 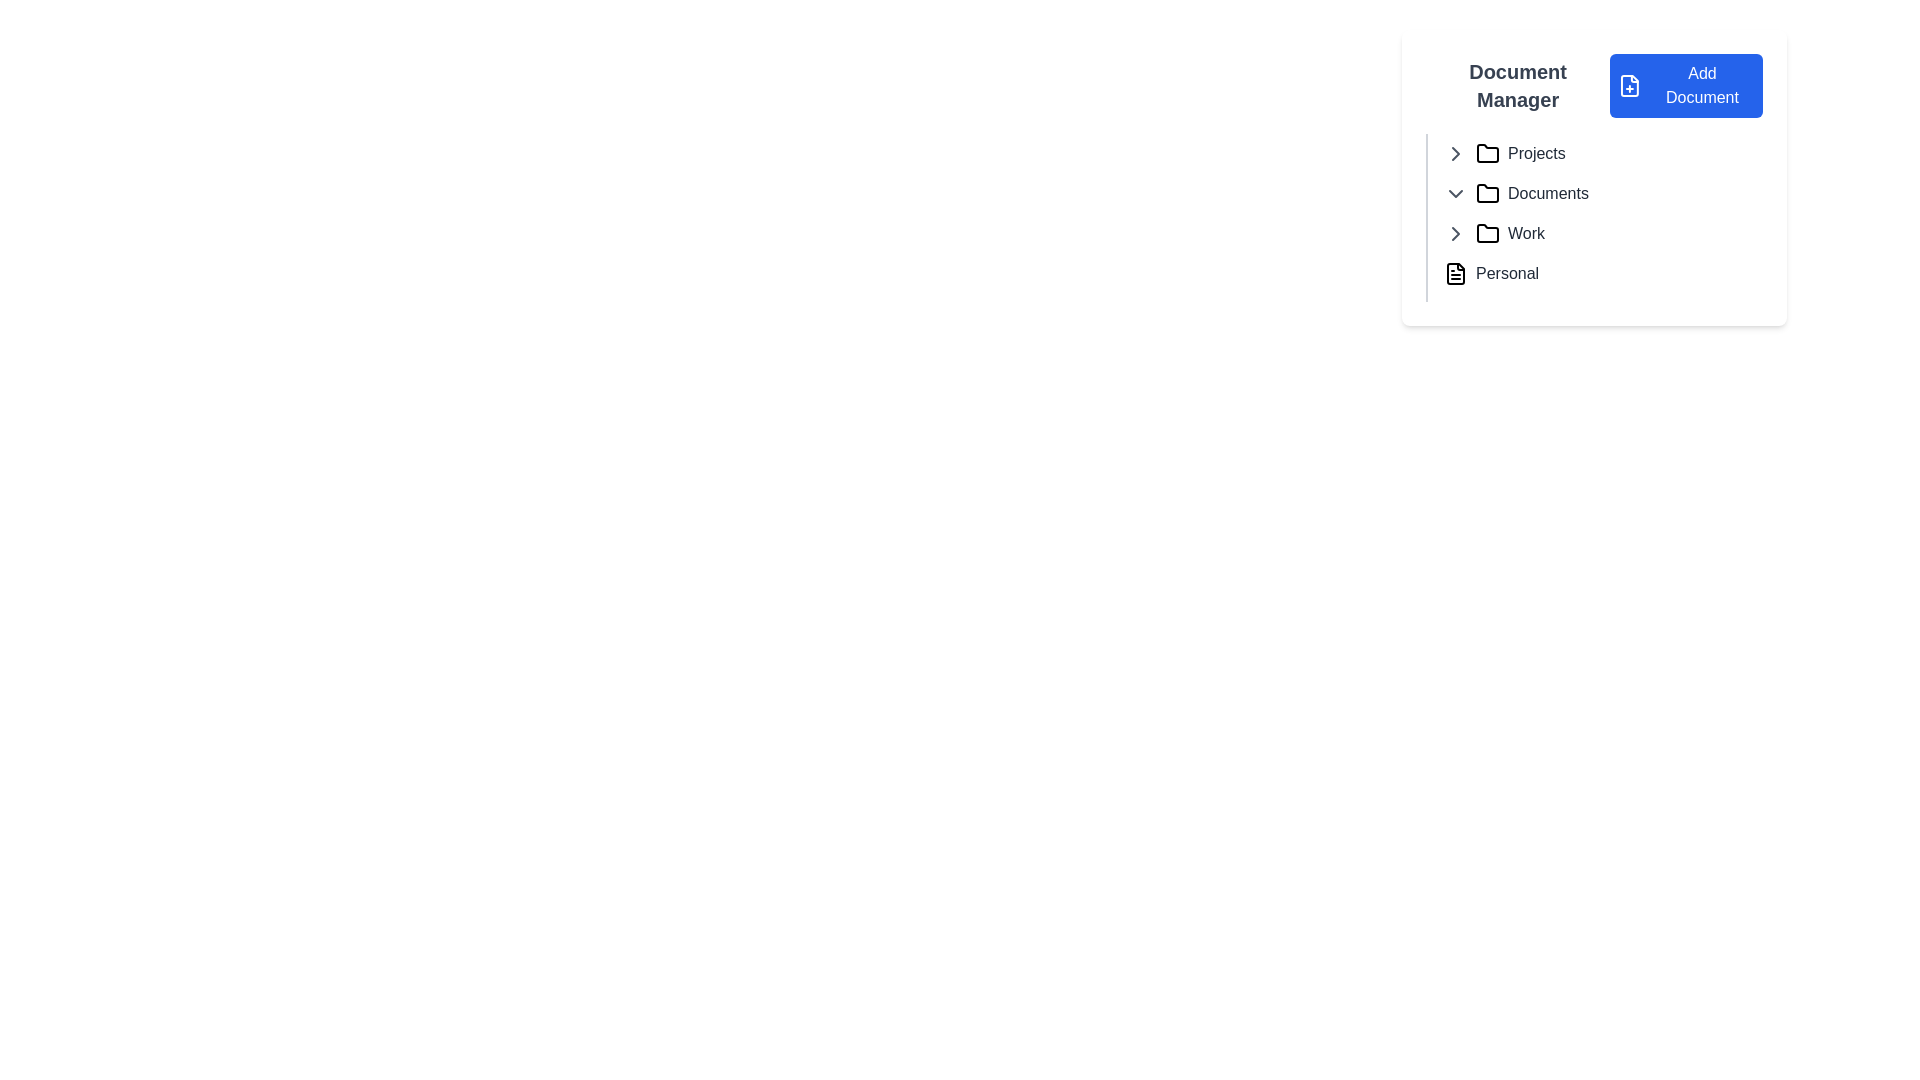 What do you see at coordinates (1488, 152) in the screenshot?
I see `the folder icon labeled 'Projects' in the 'Document Manager' section, which is represented by a simple black outline with rounded corners` at bounding box center [1488, 152].